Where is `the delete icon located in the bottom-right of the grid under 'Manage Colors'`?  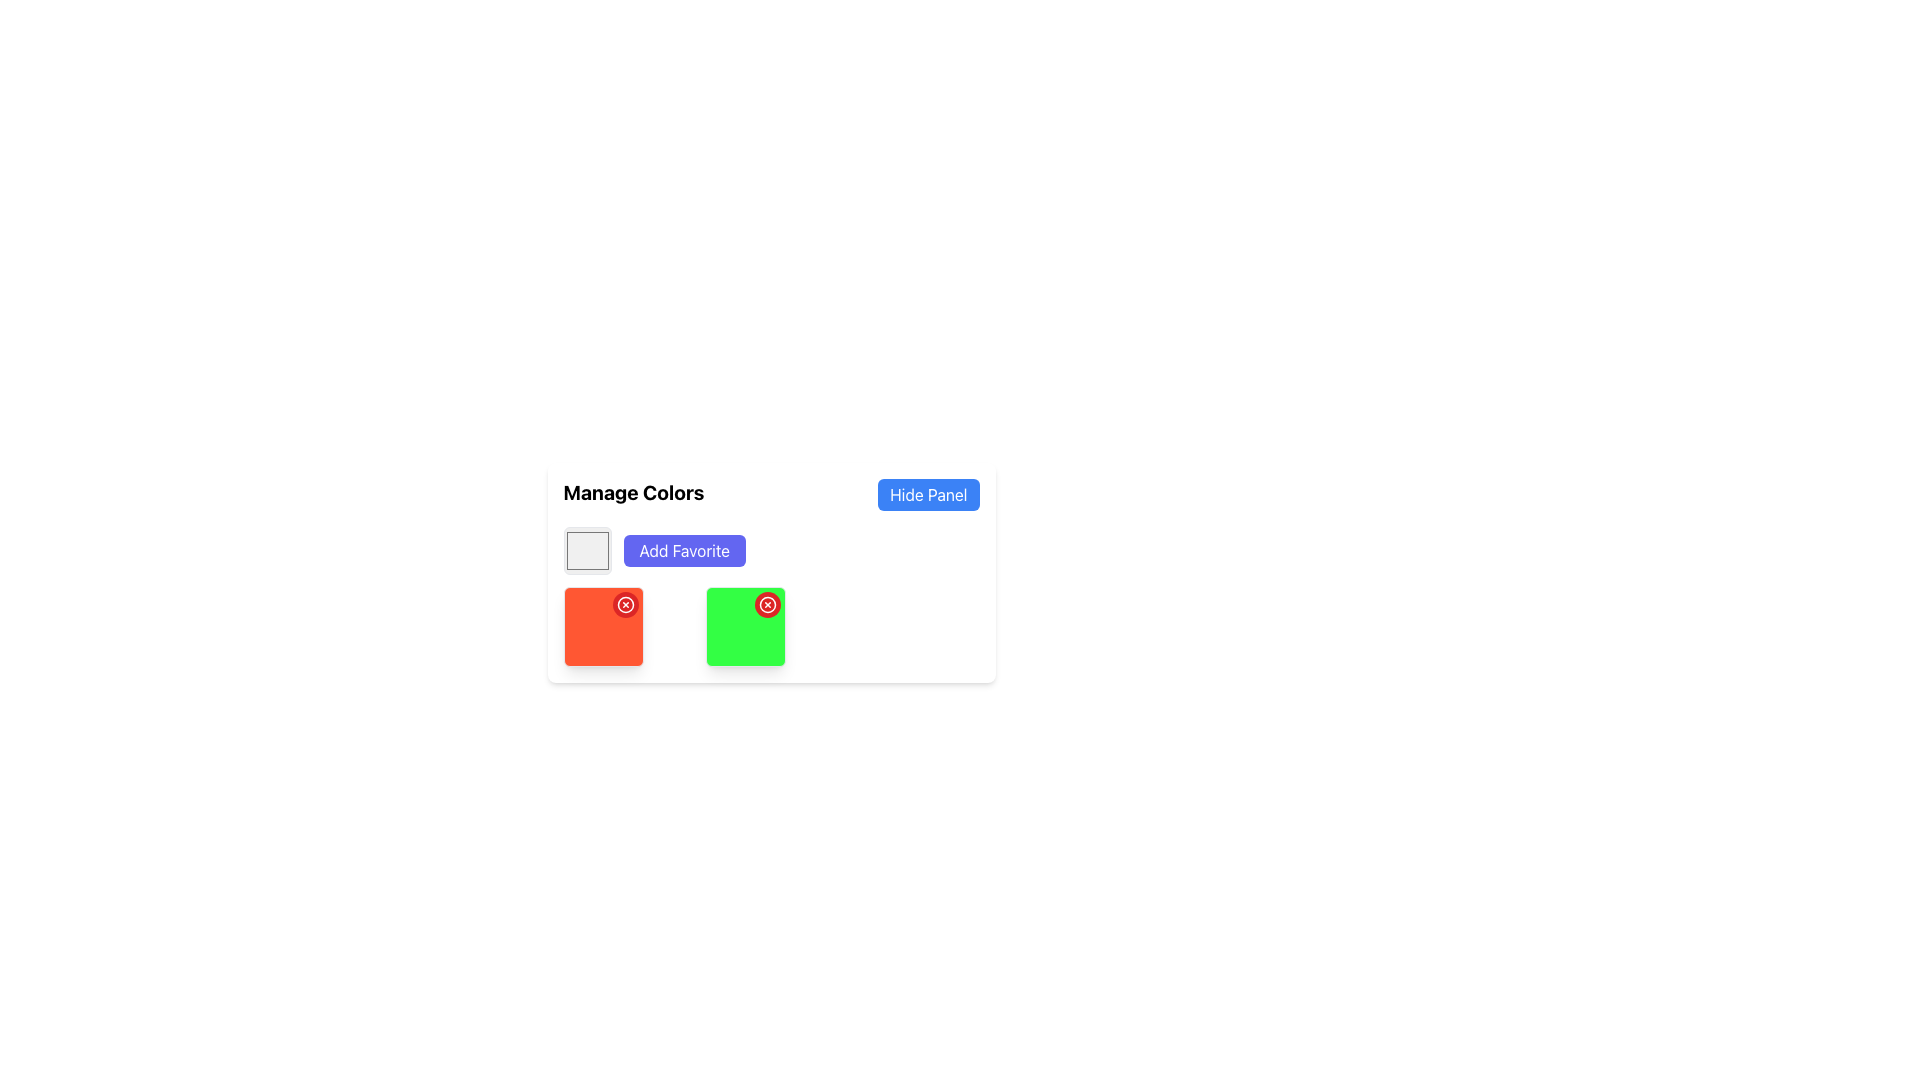 the delete icon located in the bottom-right of the grid under 'Manage Colors' is located at coordinates (624, 604).